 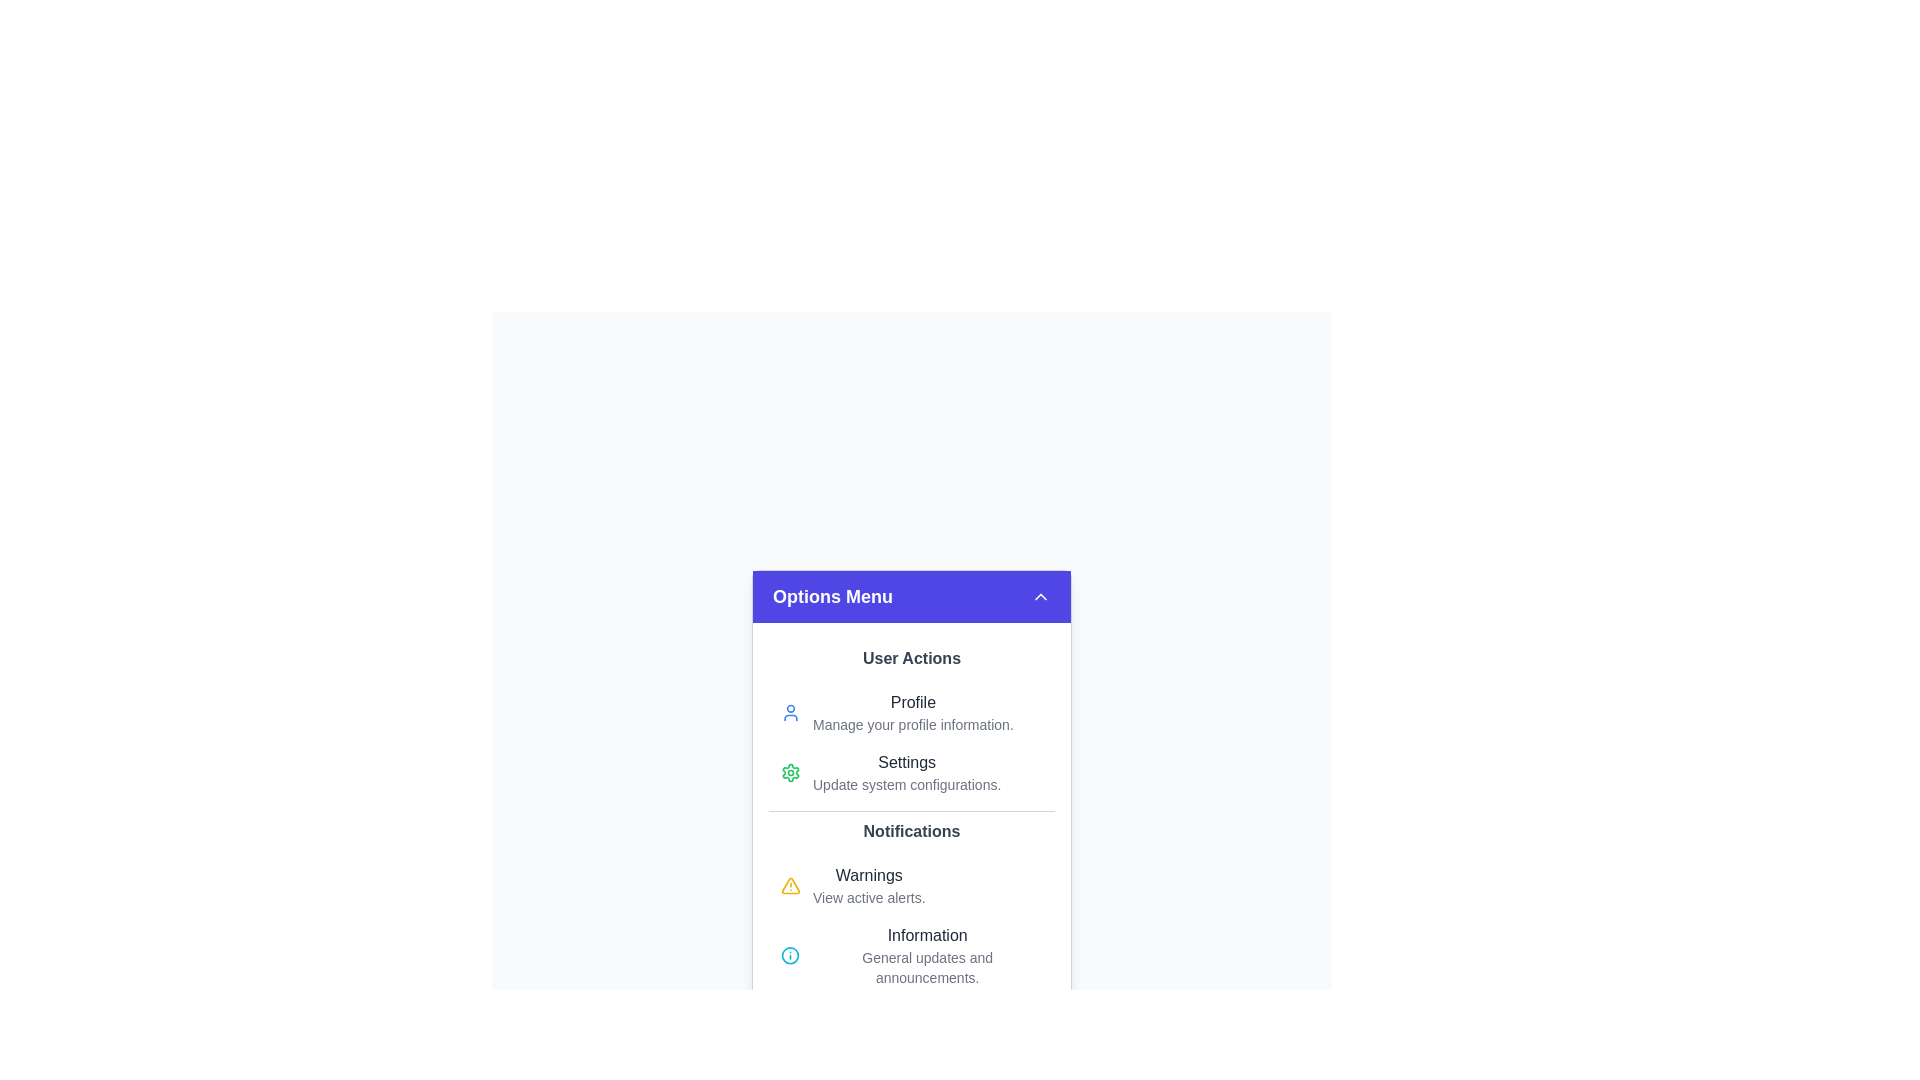 I want to click on the first menu item under the 'User Actions' section, so click(x=911, y=712).